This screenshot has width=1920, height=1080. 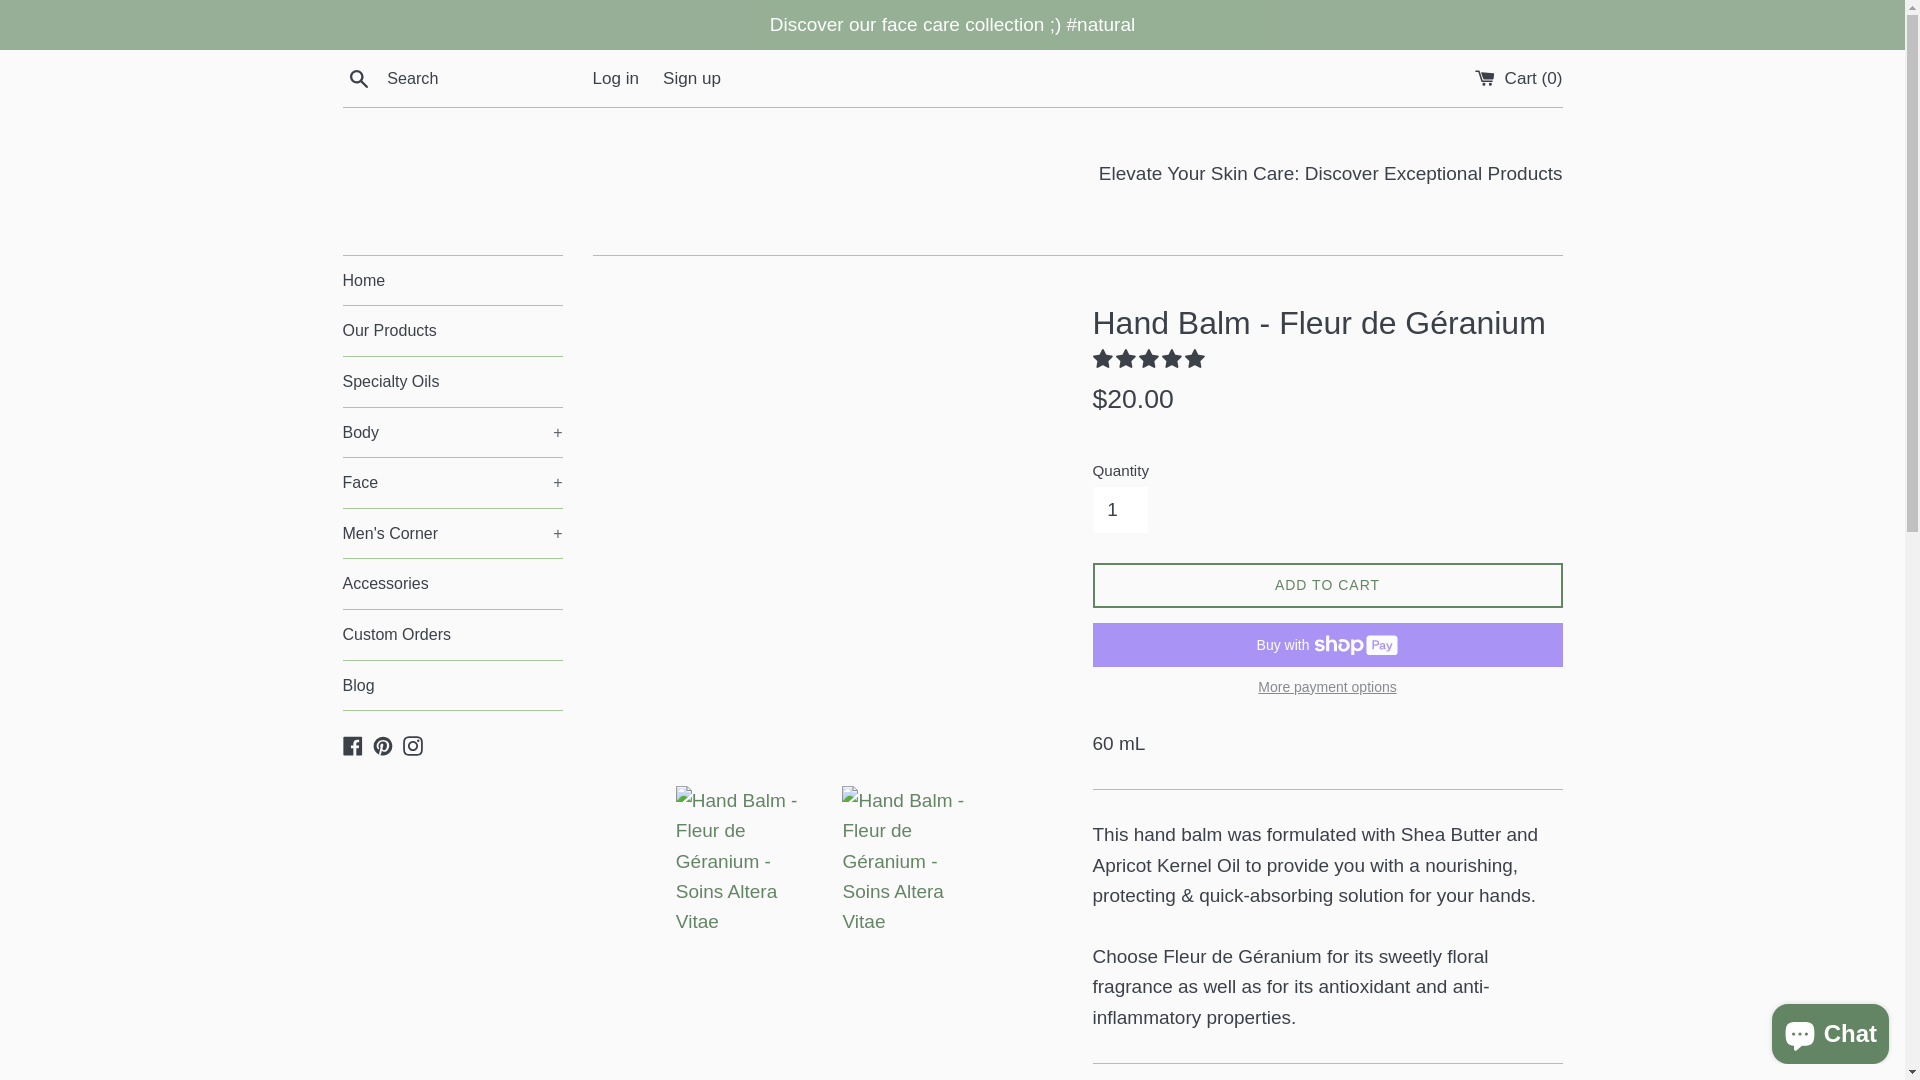 What do you see at coordinates (450, 583) in the screenshot?
I see `'Accessories'` at bounding box center [450, 583].